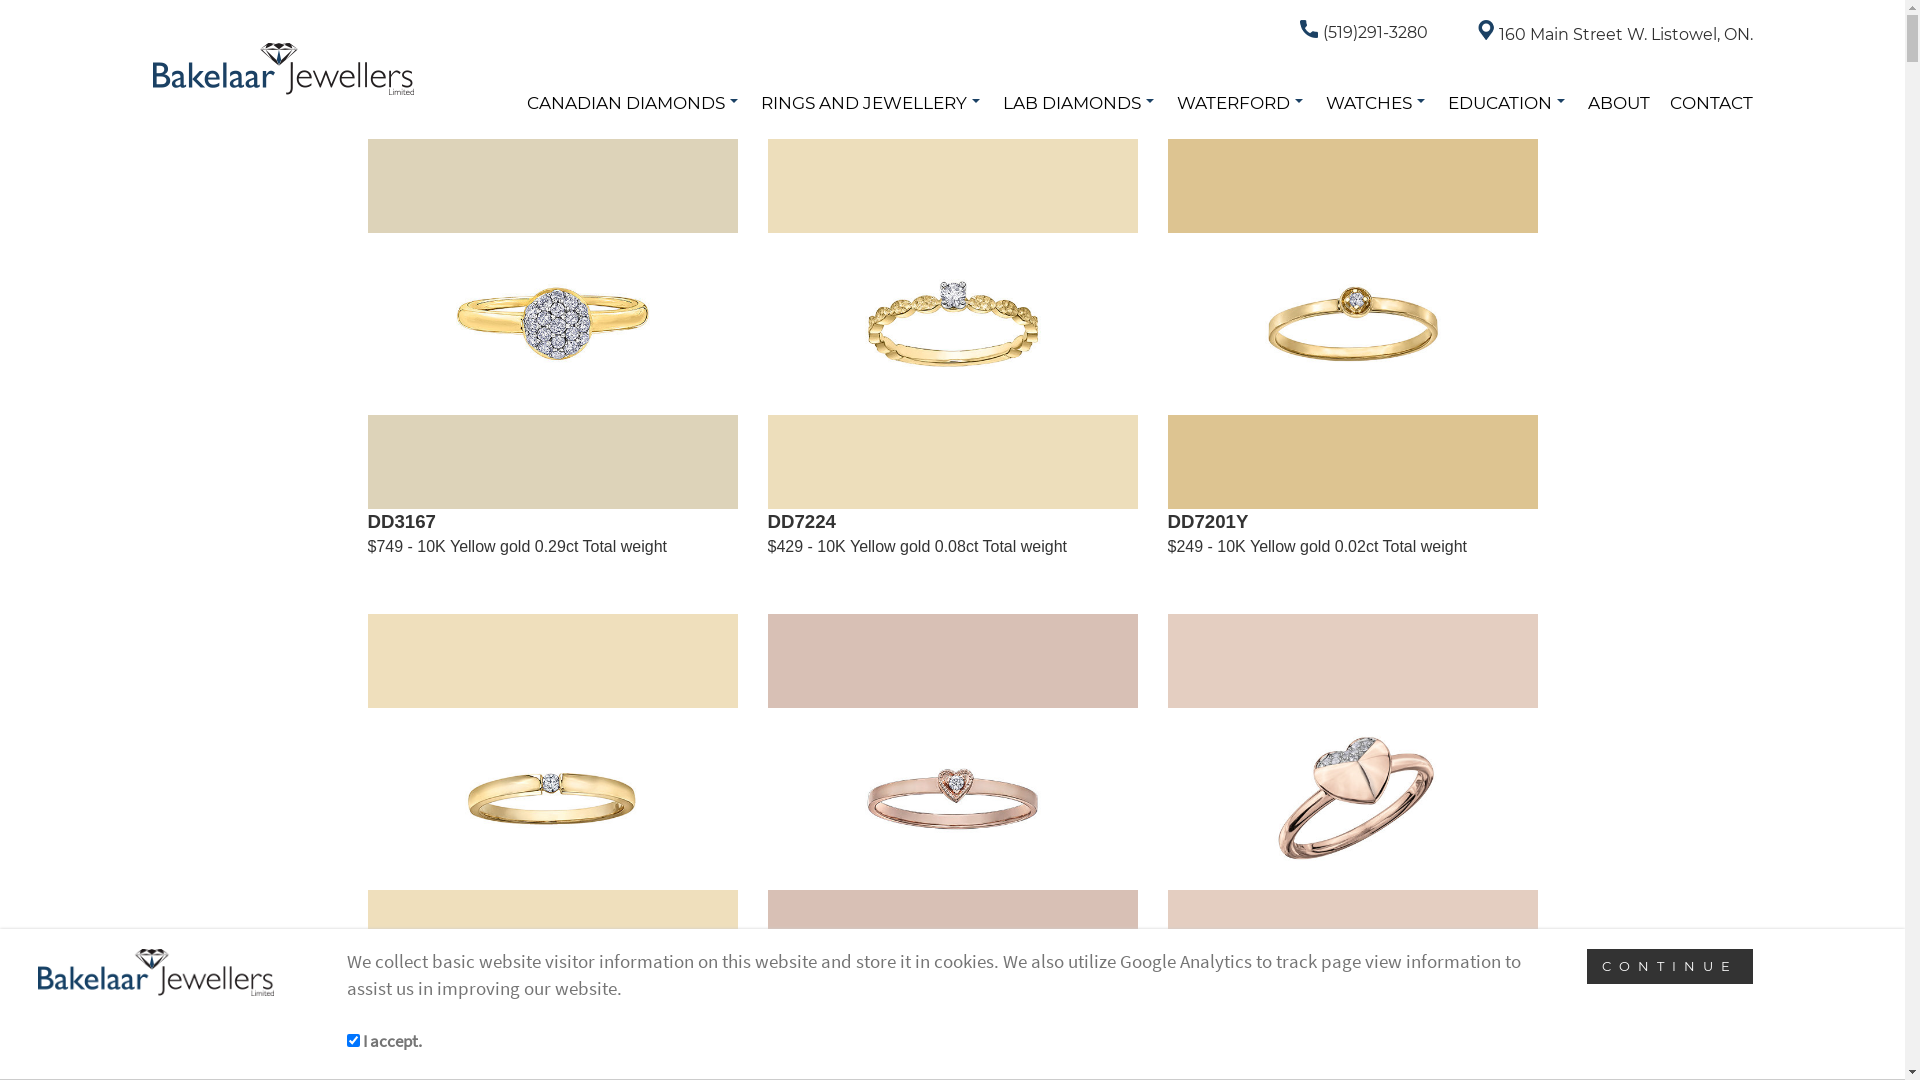 The height and width of the screenshot is (1080, 1920). I want to click on 'ABOUT', so click(1618, 103).